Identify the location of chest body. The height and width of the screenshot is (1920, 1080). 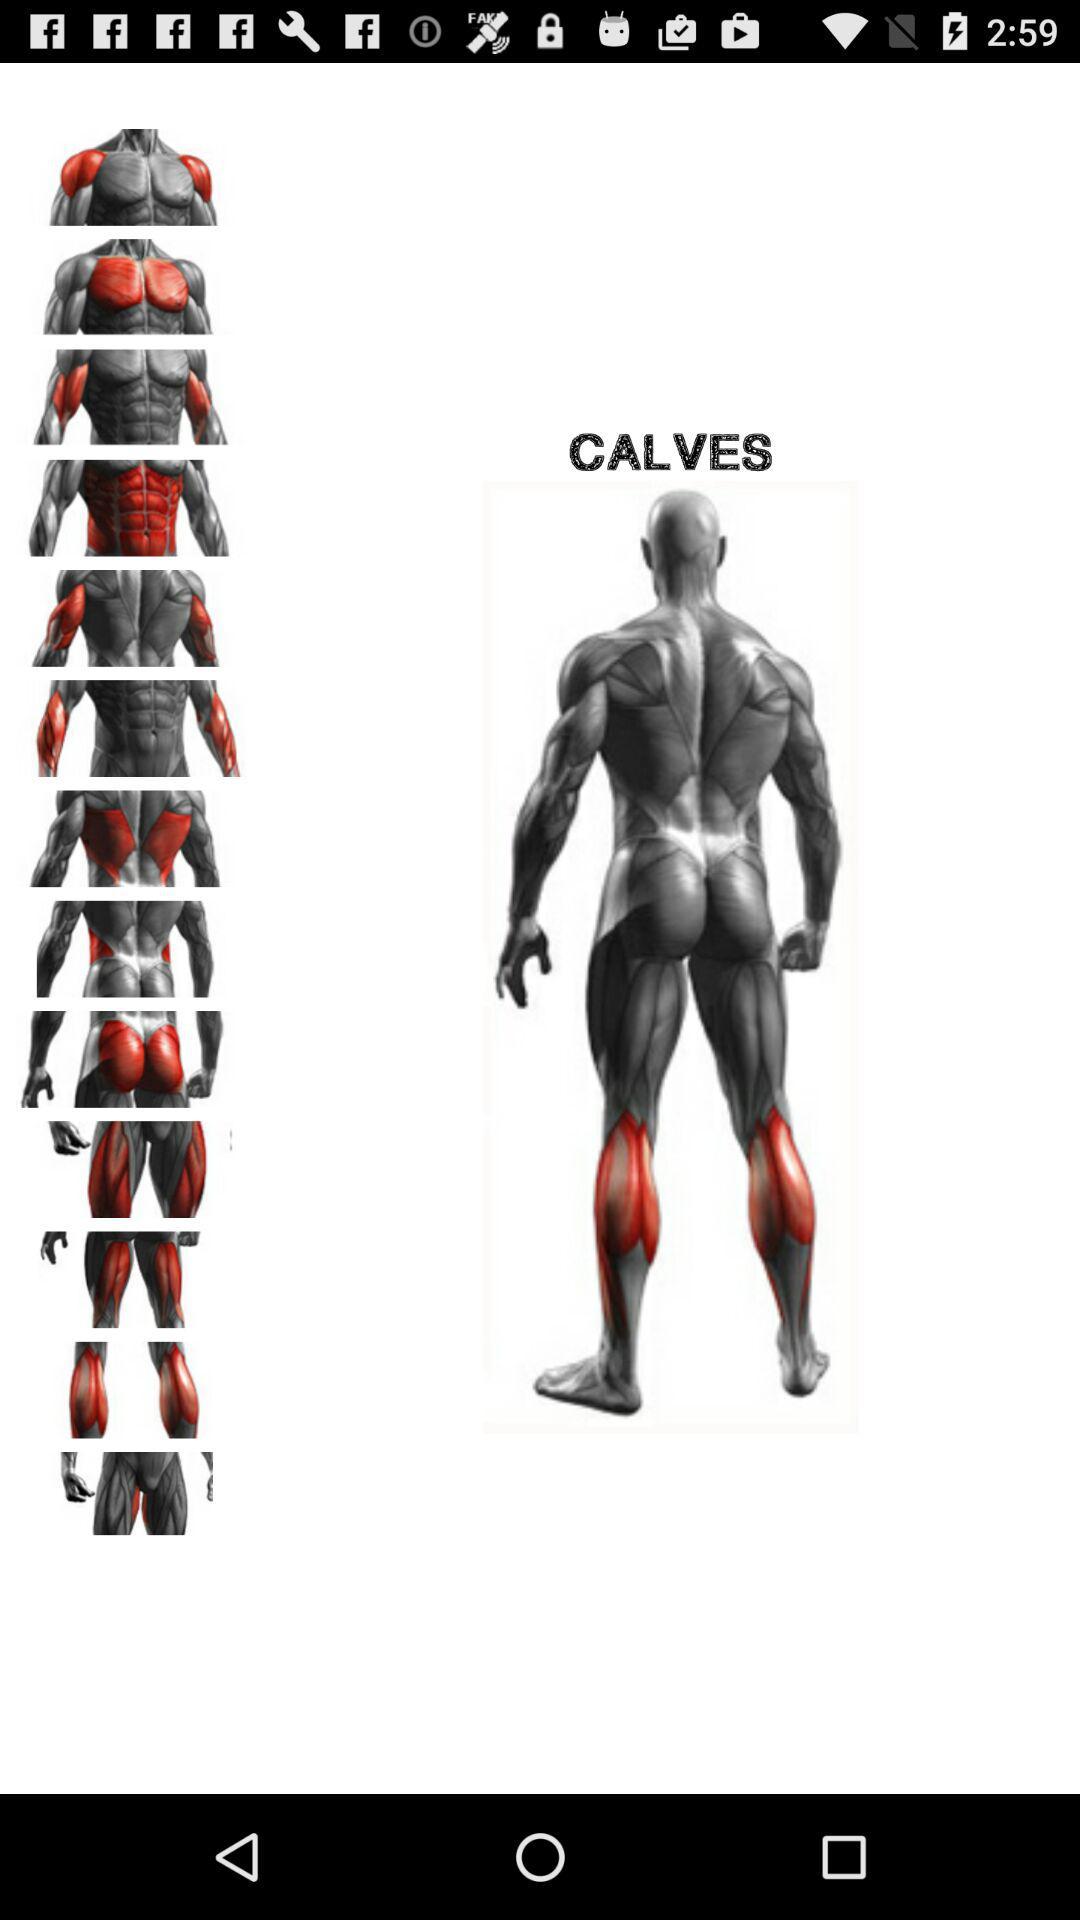
(131, 170).